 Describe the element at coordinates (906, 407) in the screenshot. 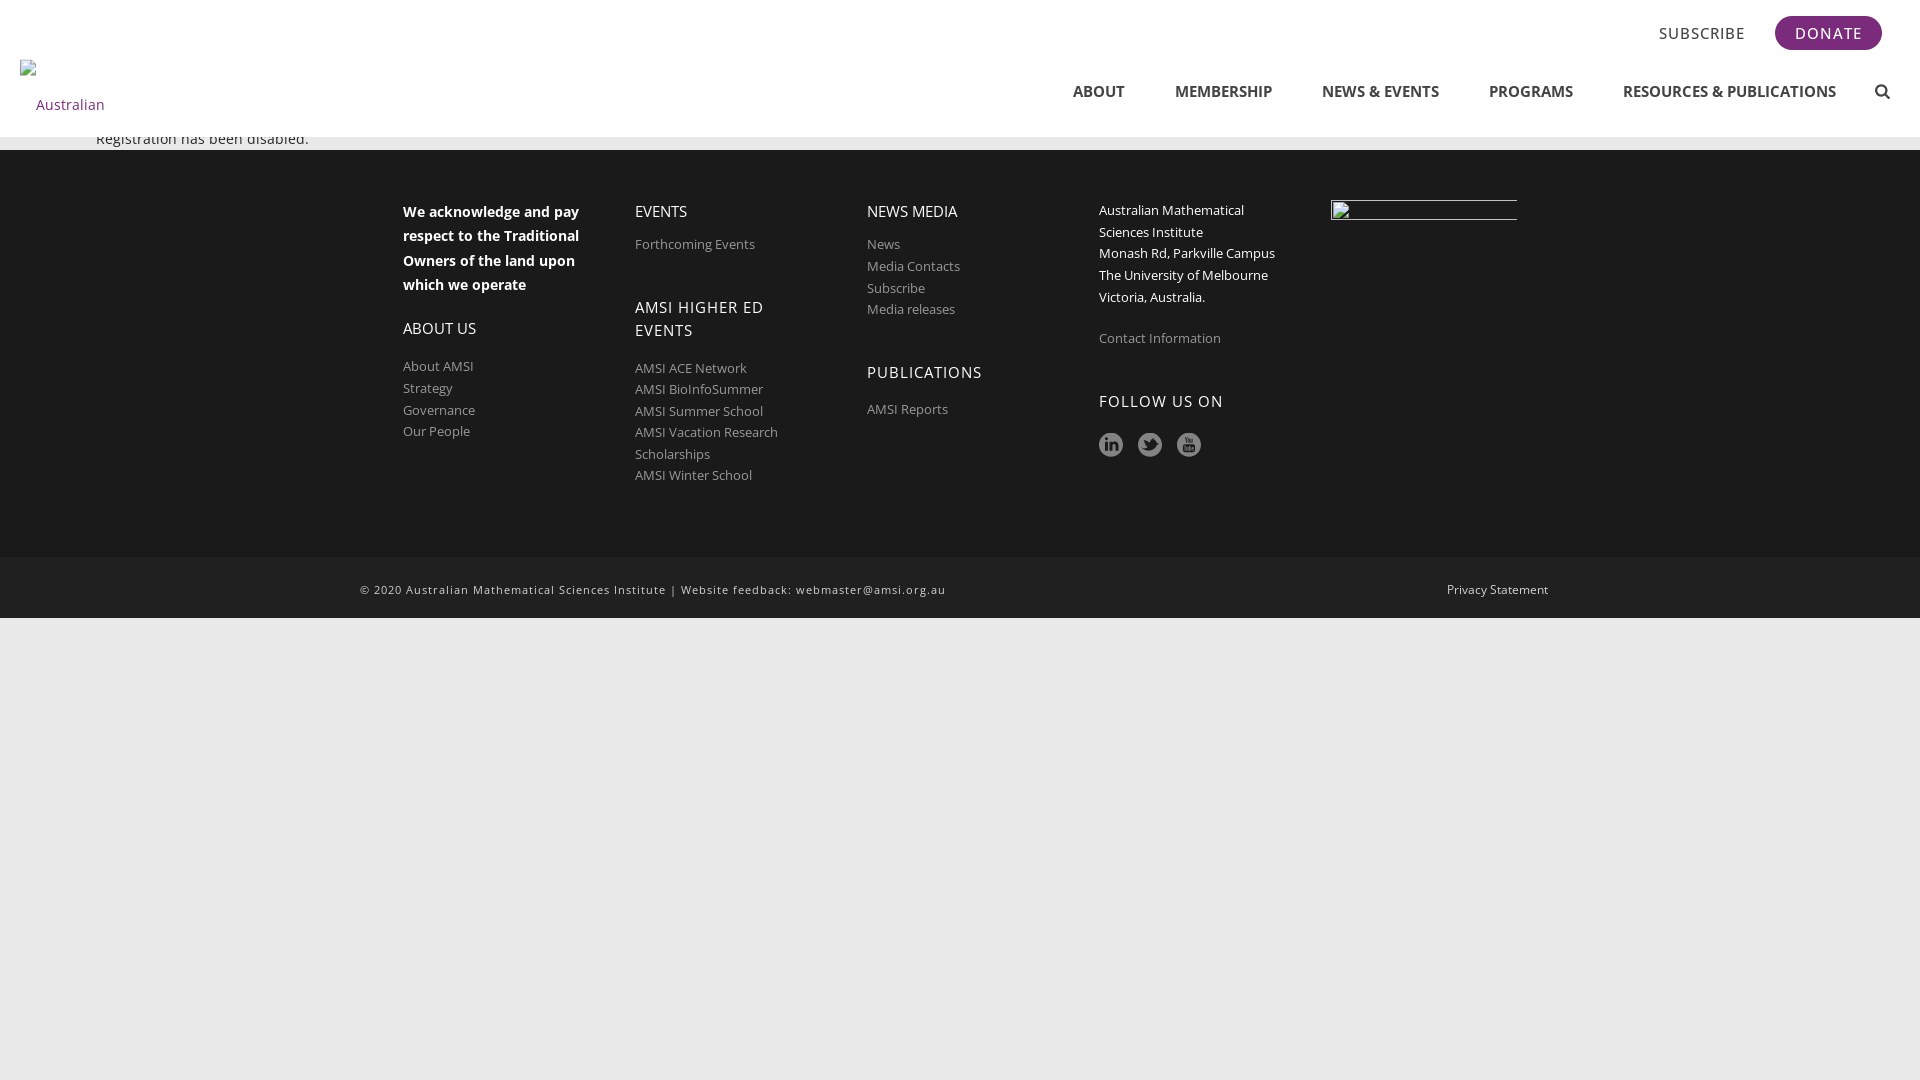

I see `'AMSI Reports'` at that location.